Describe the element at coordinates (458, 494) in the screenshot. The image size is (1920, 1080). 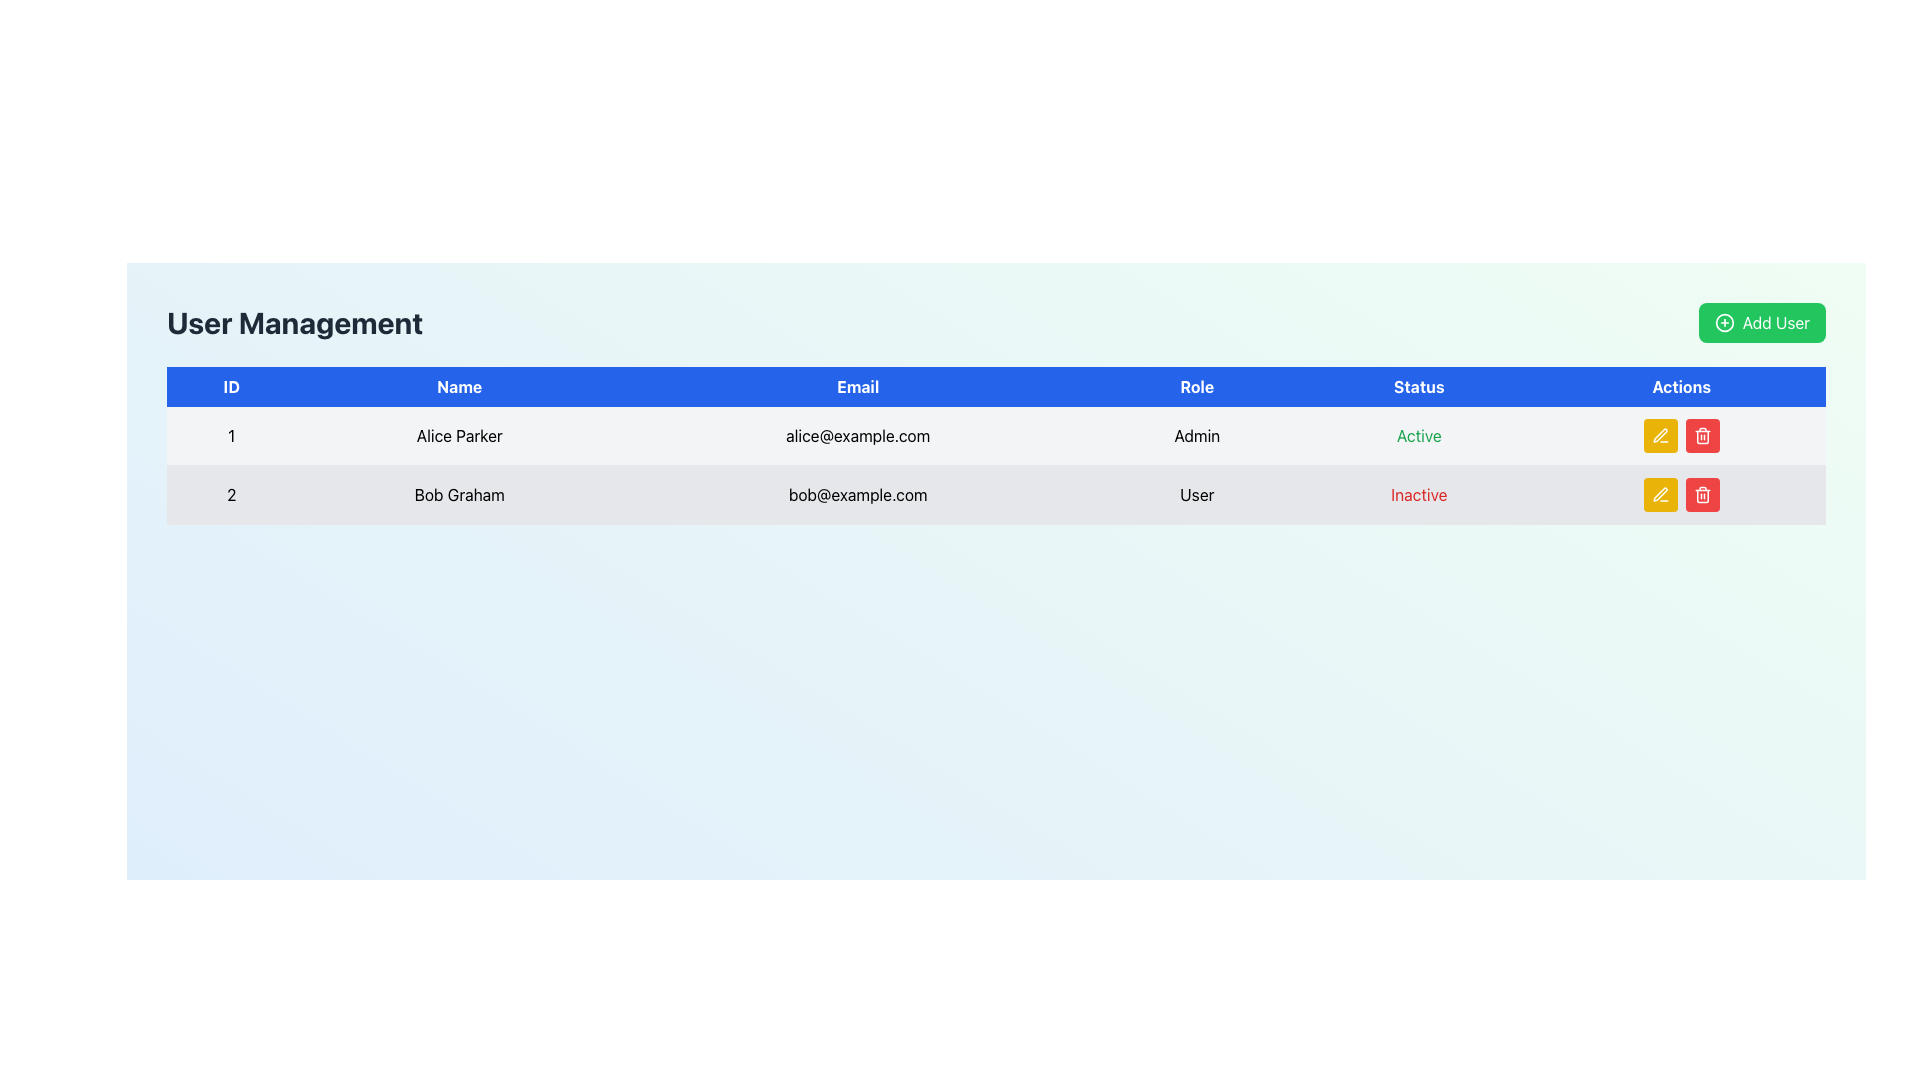
I see `non-interactive text label displaying the user's name located in the second row of a table under the 'Name' column, positioned between the 'ID' and 'Email' columns` at that location.